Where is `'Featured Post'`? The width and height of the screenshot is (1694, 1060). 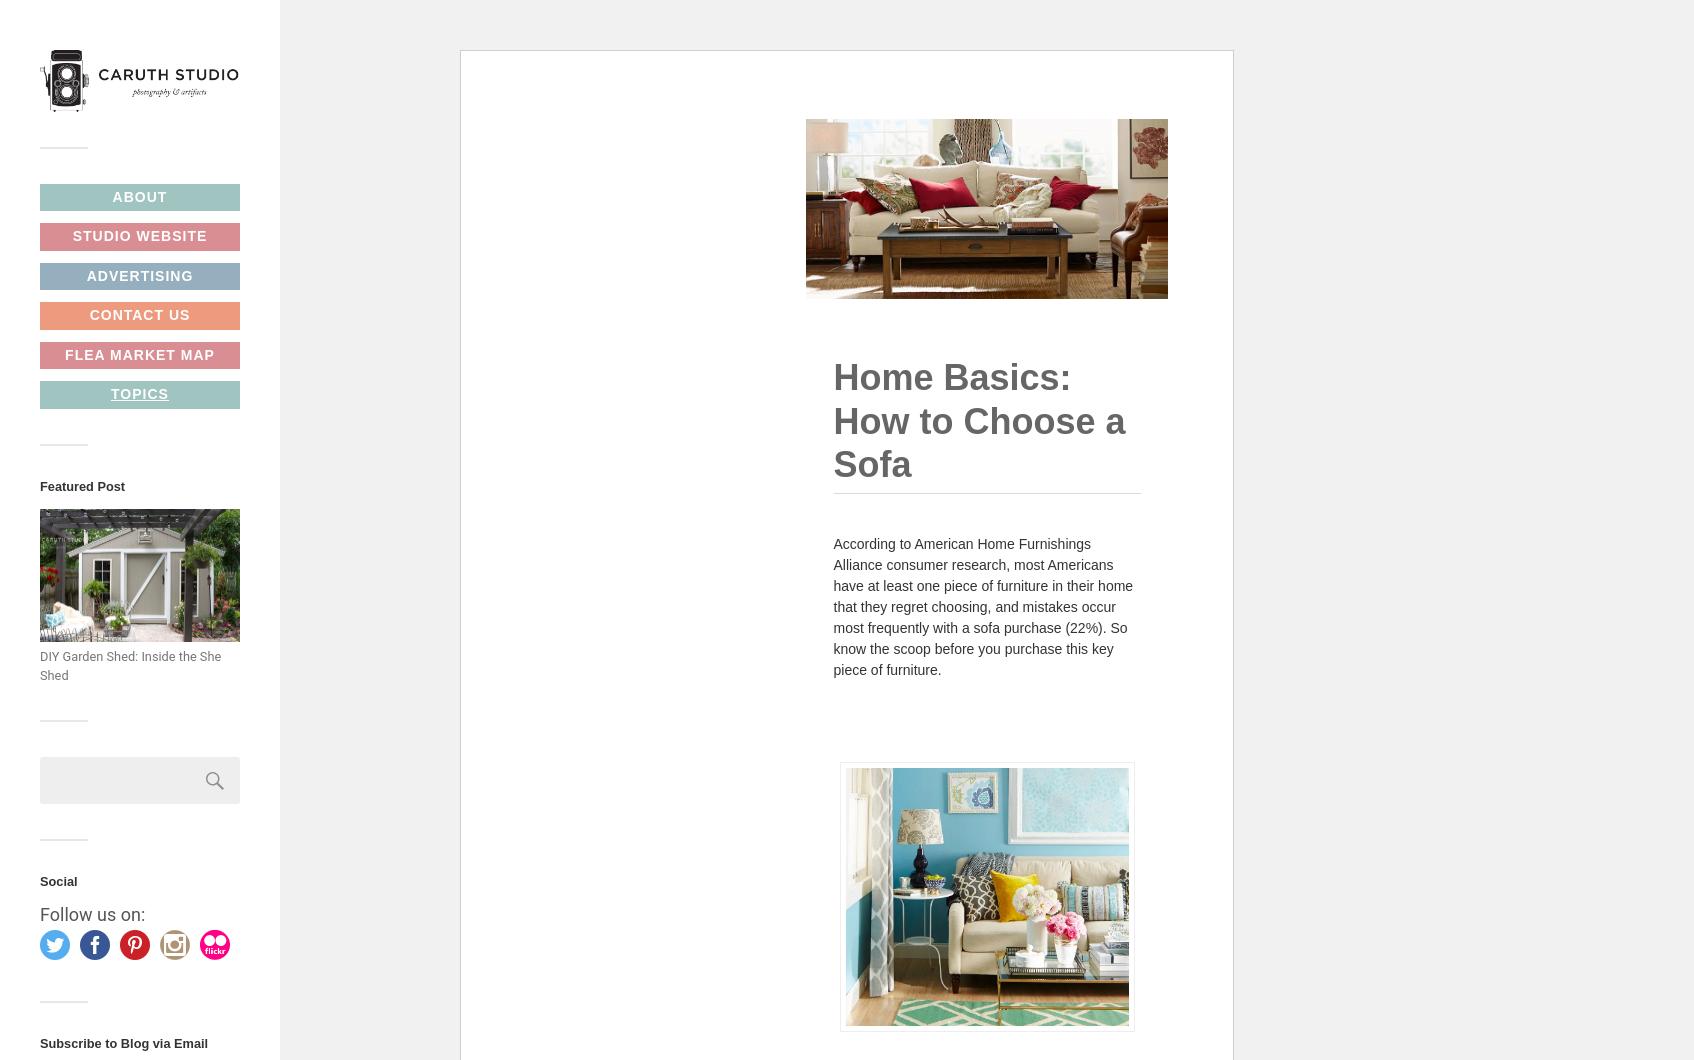
'Featured Post' is located at coordinates (82, 484).